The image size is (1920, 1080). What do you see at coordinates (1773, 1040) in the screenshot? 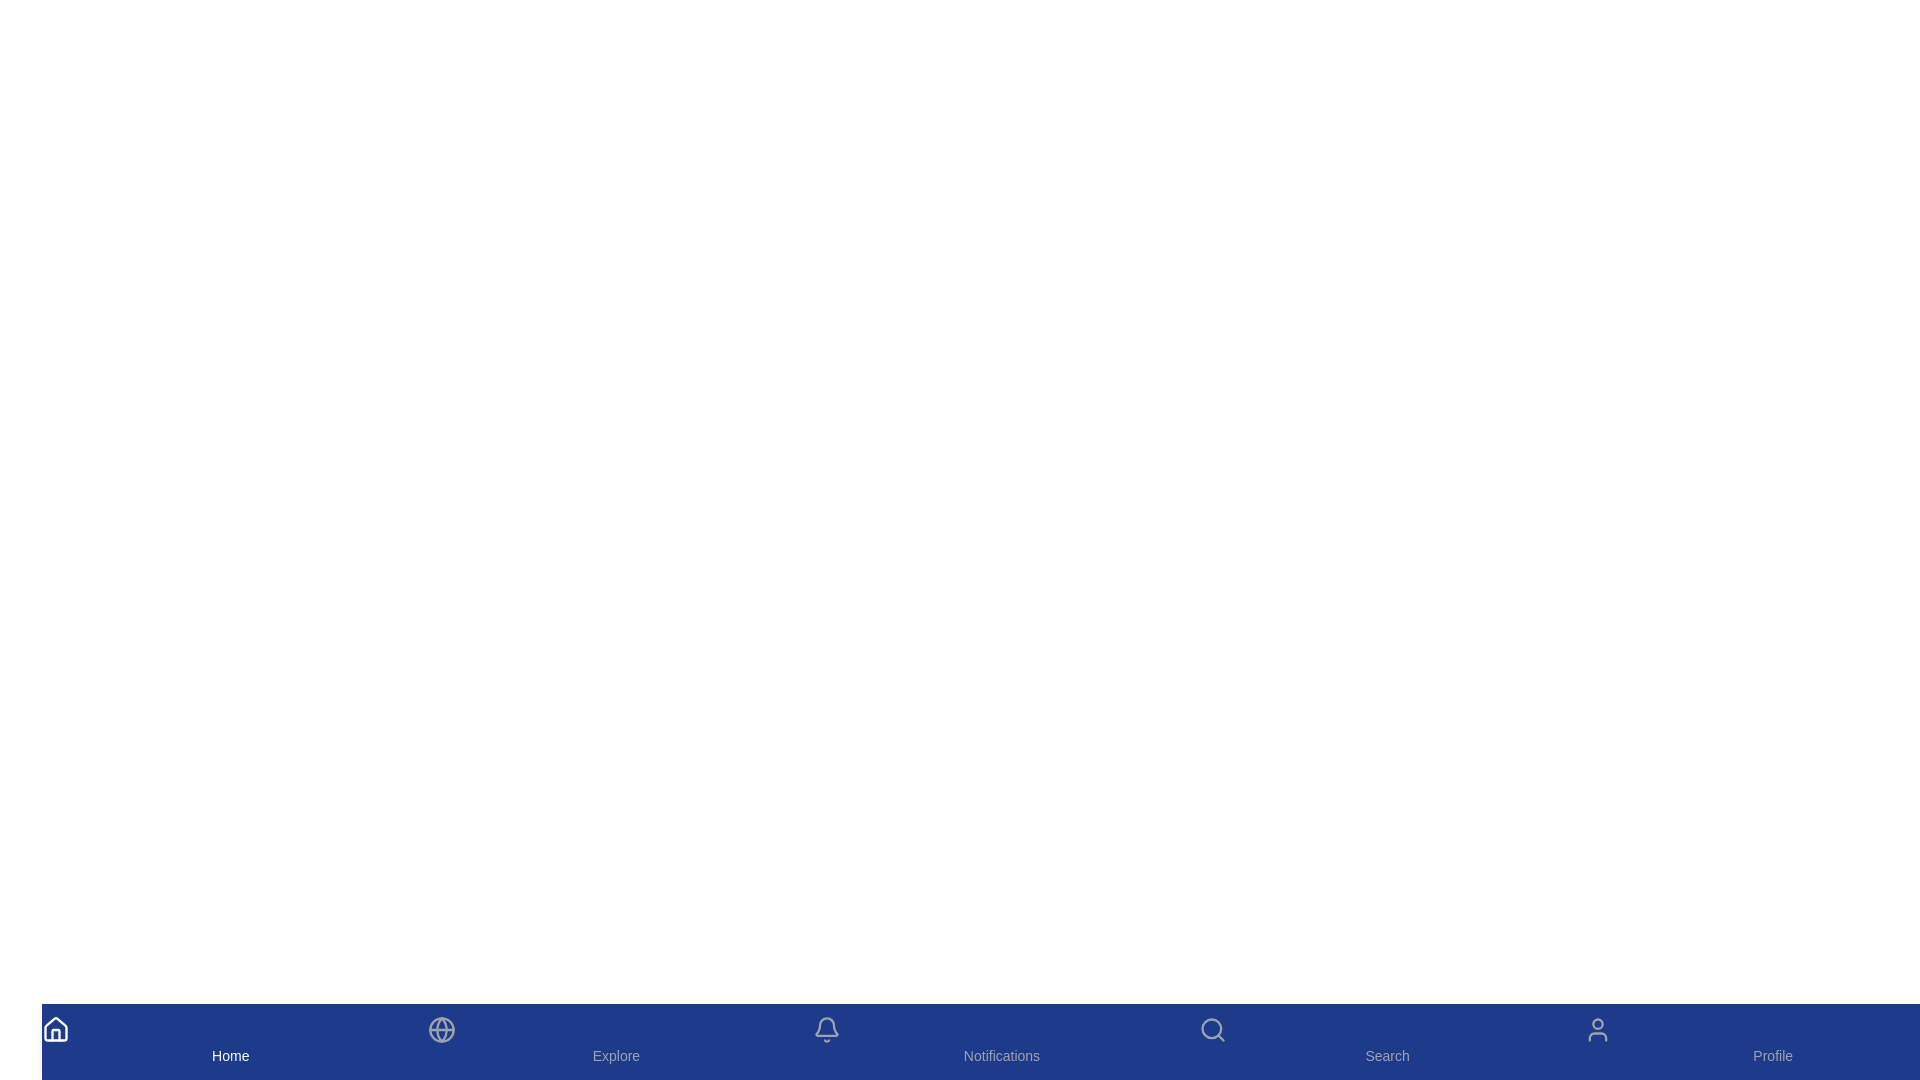
I see `the Profile tab by clicking on its icon` at bounding box center [1773, 1040].